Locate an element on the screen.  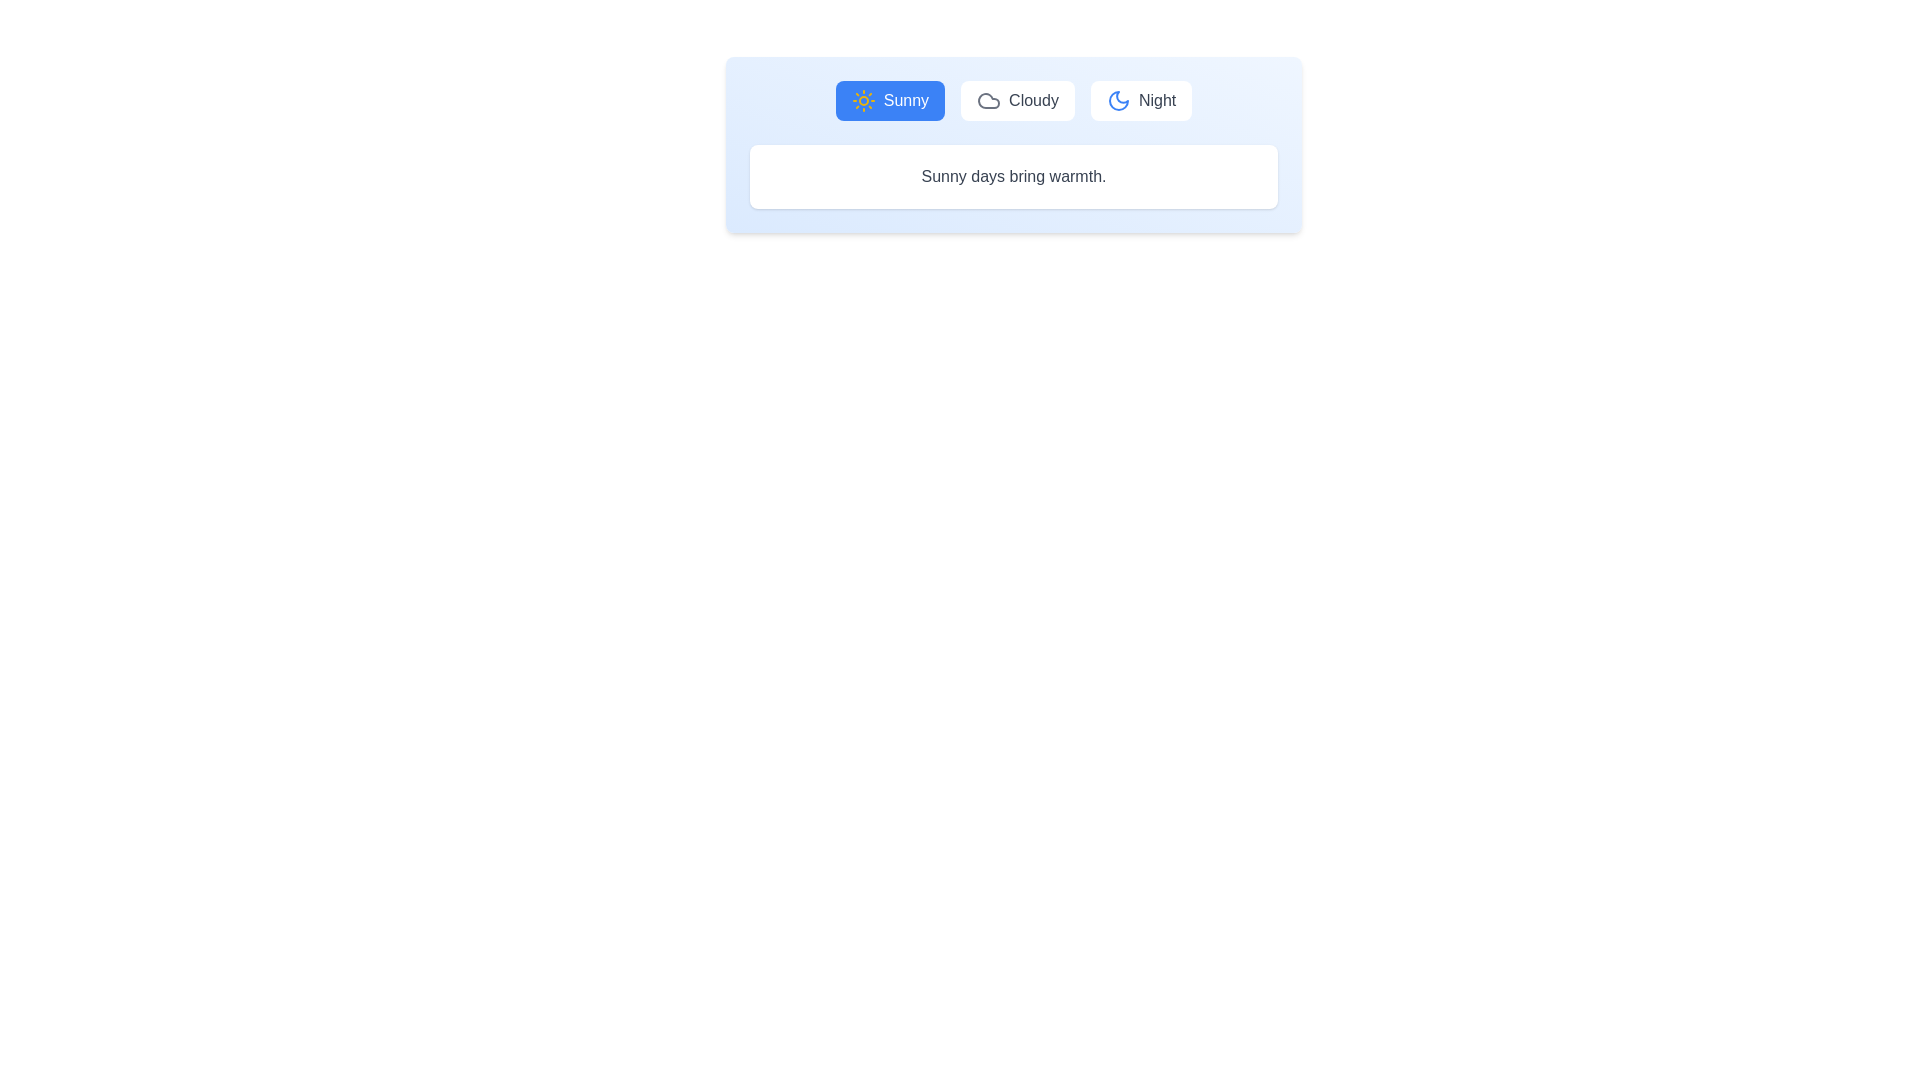
the Night tab to display its content is located at coordinates (1141, 100).